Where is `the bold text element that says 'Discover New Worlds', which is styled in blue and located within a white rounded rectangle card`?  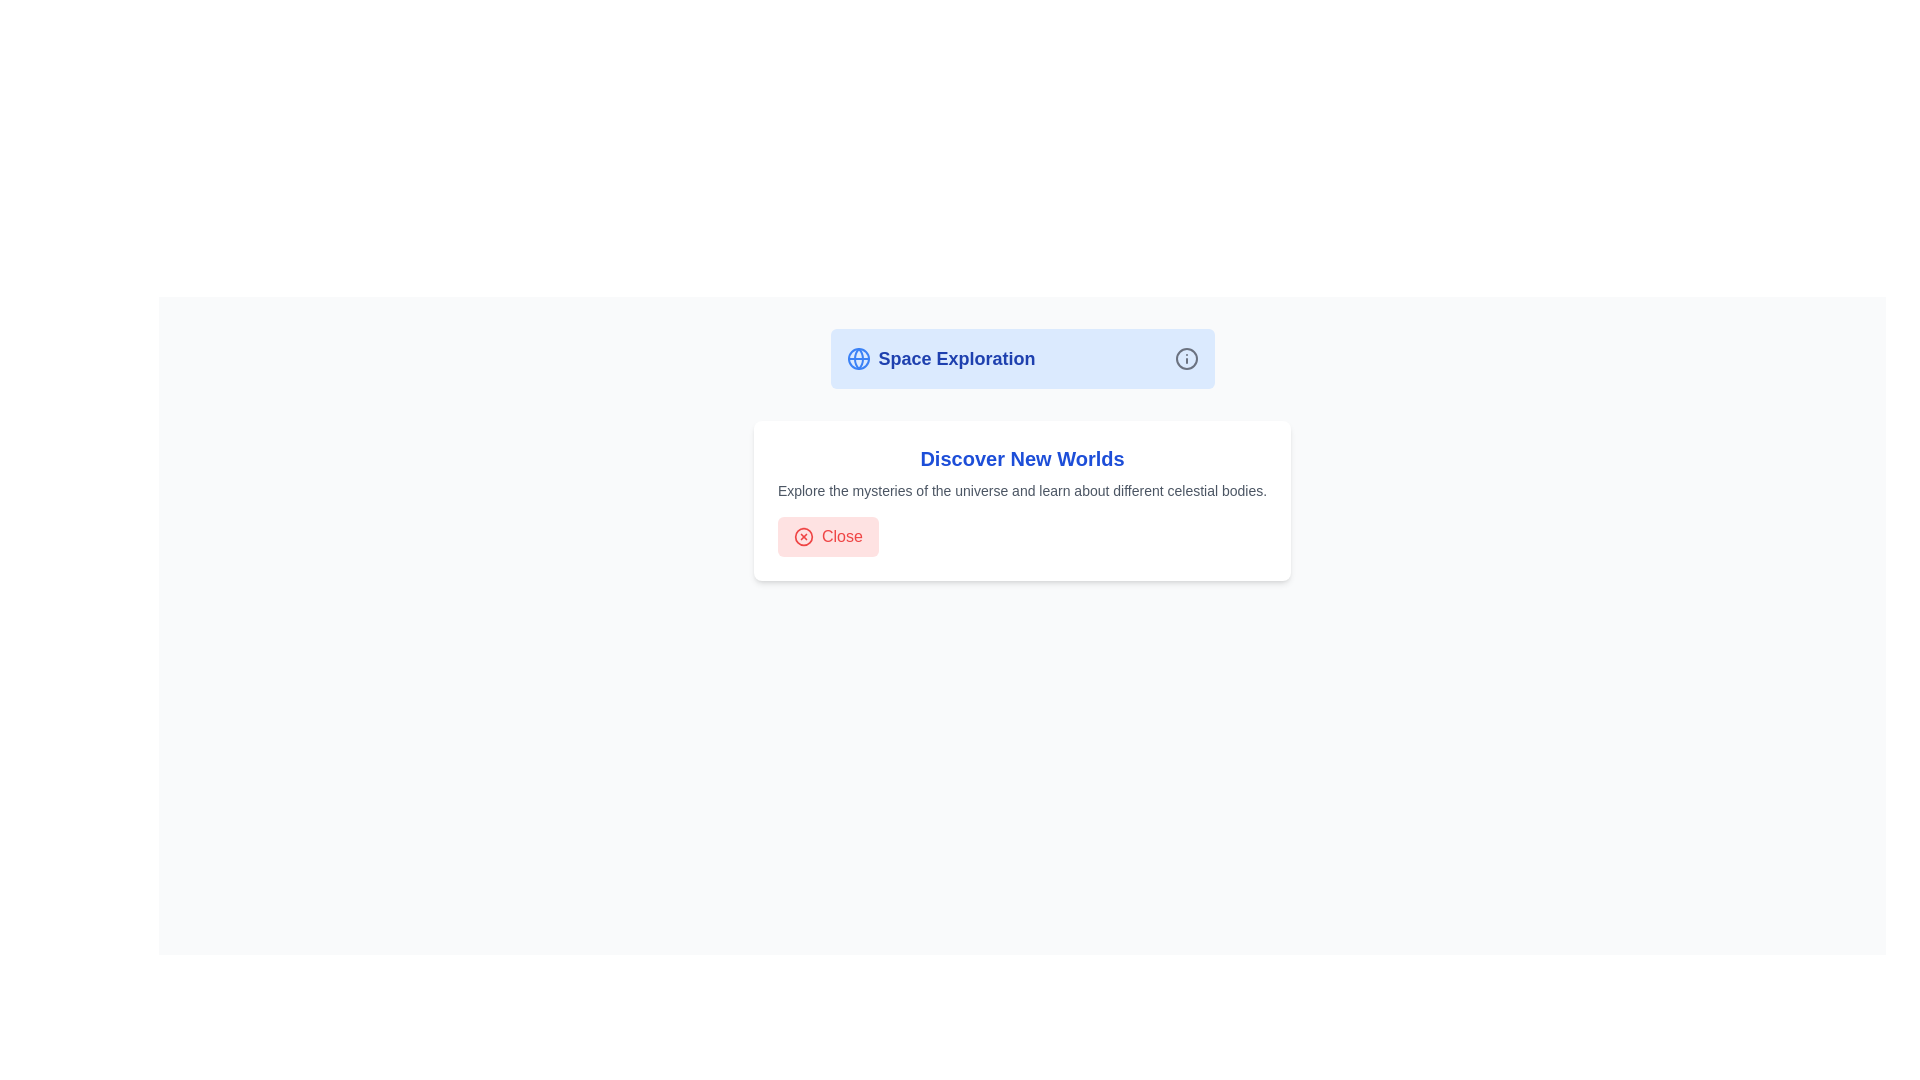 the bold text element that says 'Discover New Worlds', which is styled in blue and located within a white rounded rectangle card is located at coordinates (1022, 459).